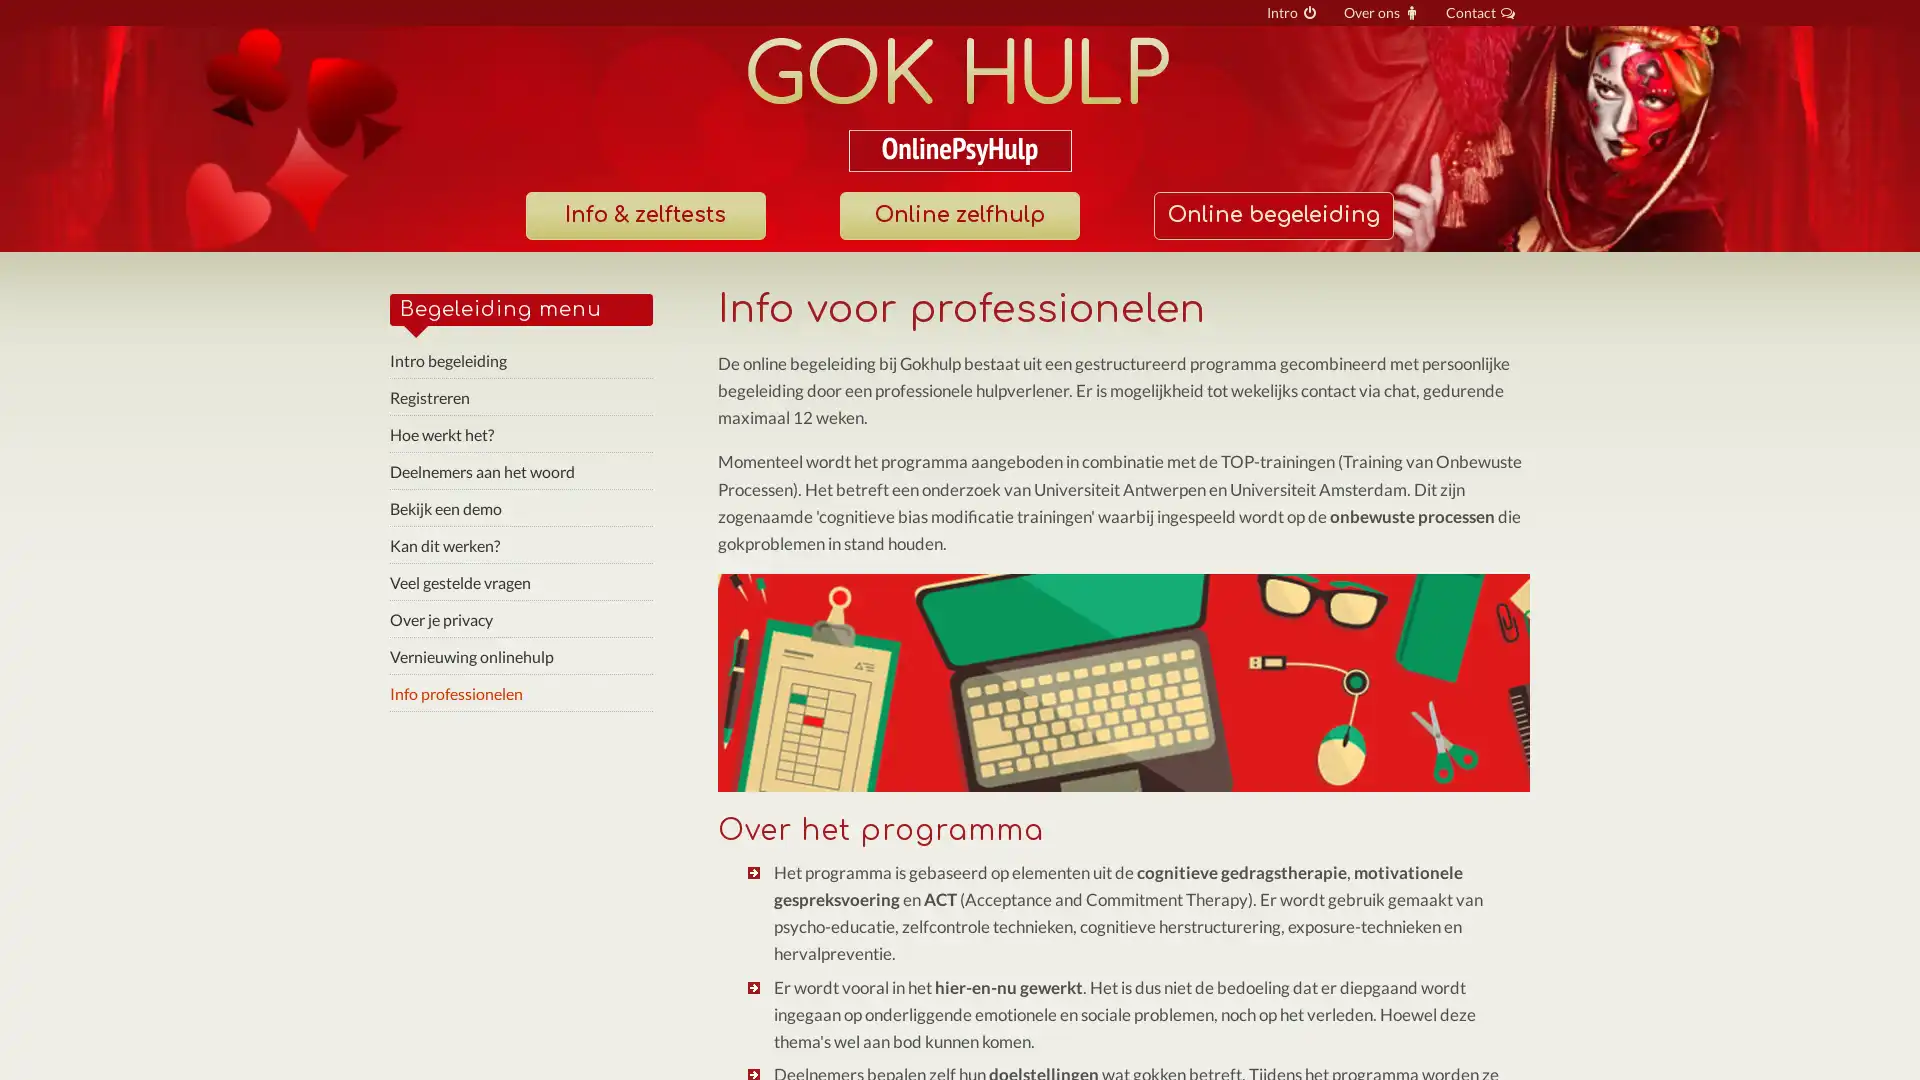  I want to click on Info & zelftests, so click(644, 215).